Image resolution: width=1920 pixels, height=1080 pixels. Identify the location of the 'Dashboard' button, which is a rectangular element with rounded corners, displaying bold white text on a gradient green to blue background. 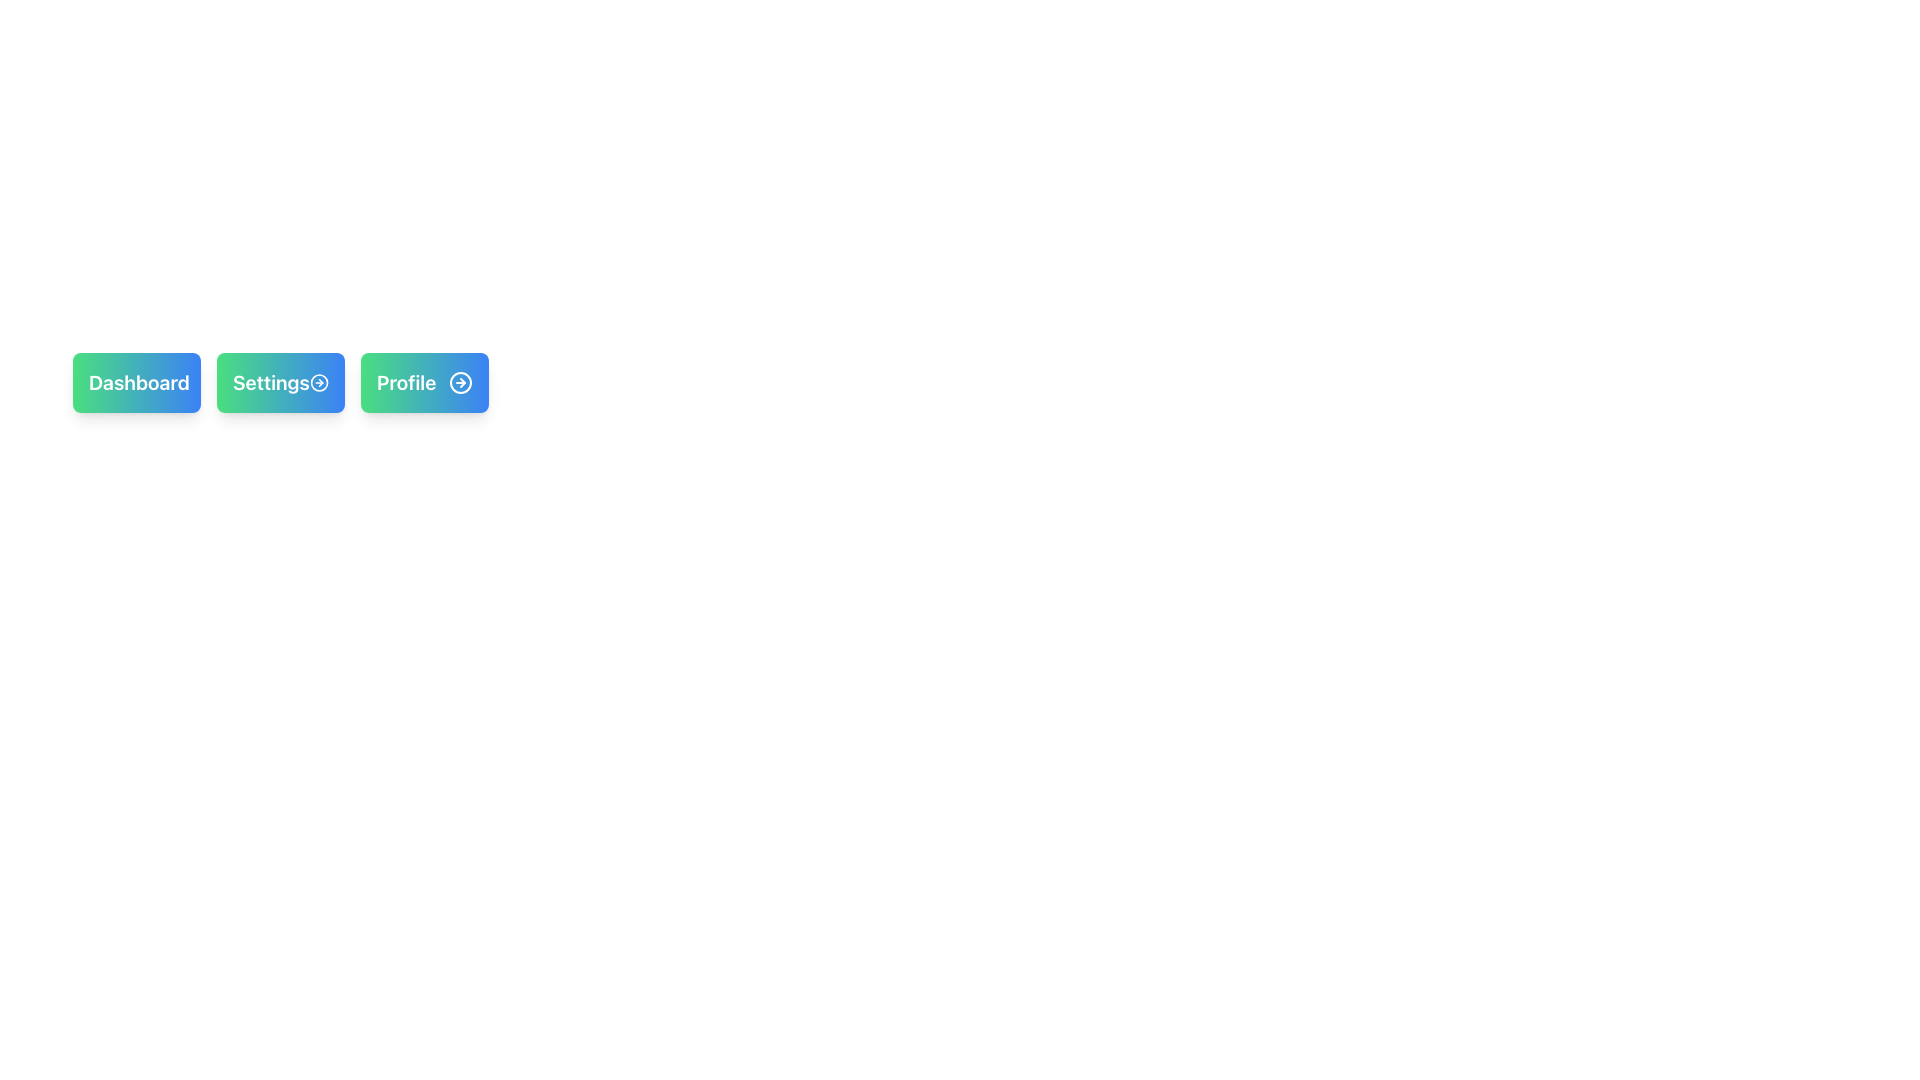
(136, 382).